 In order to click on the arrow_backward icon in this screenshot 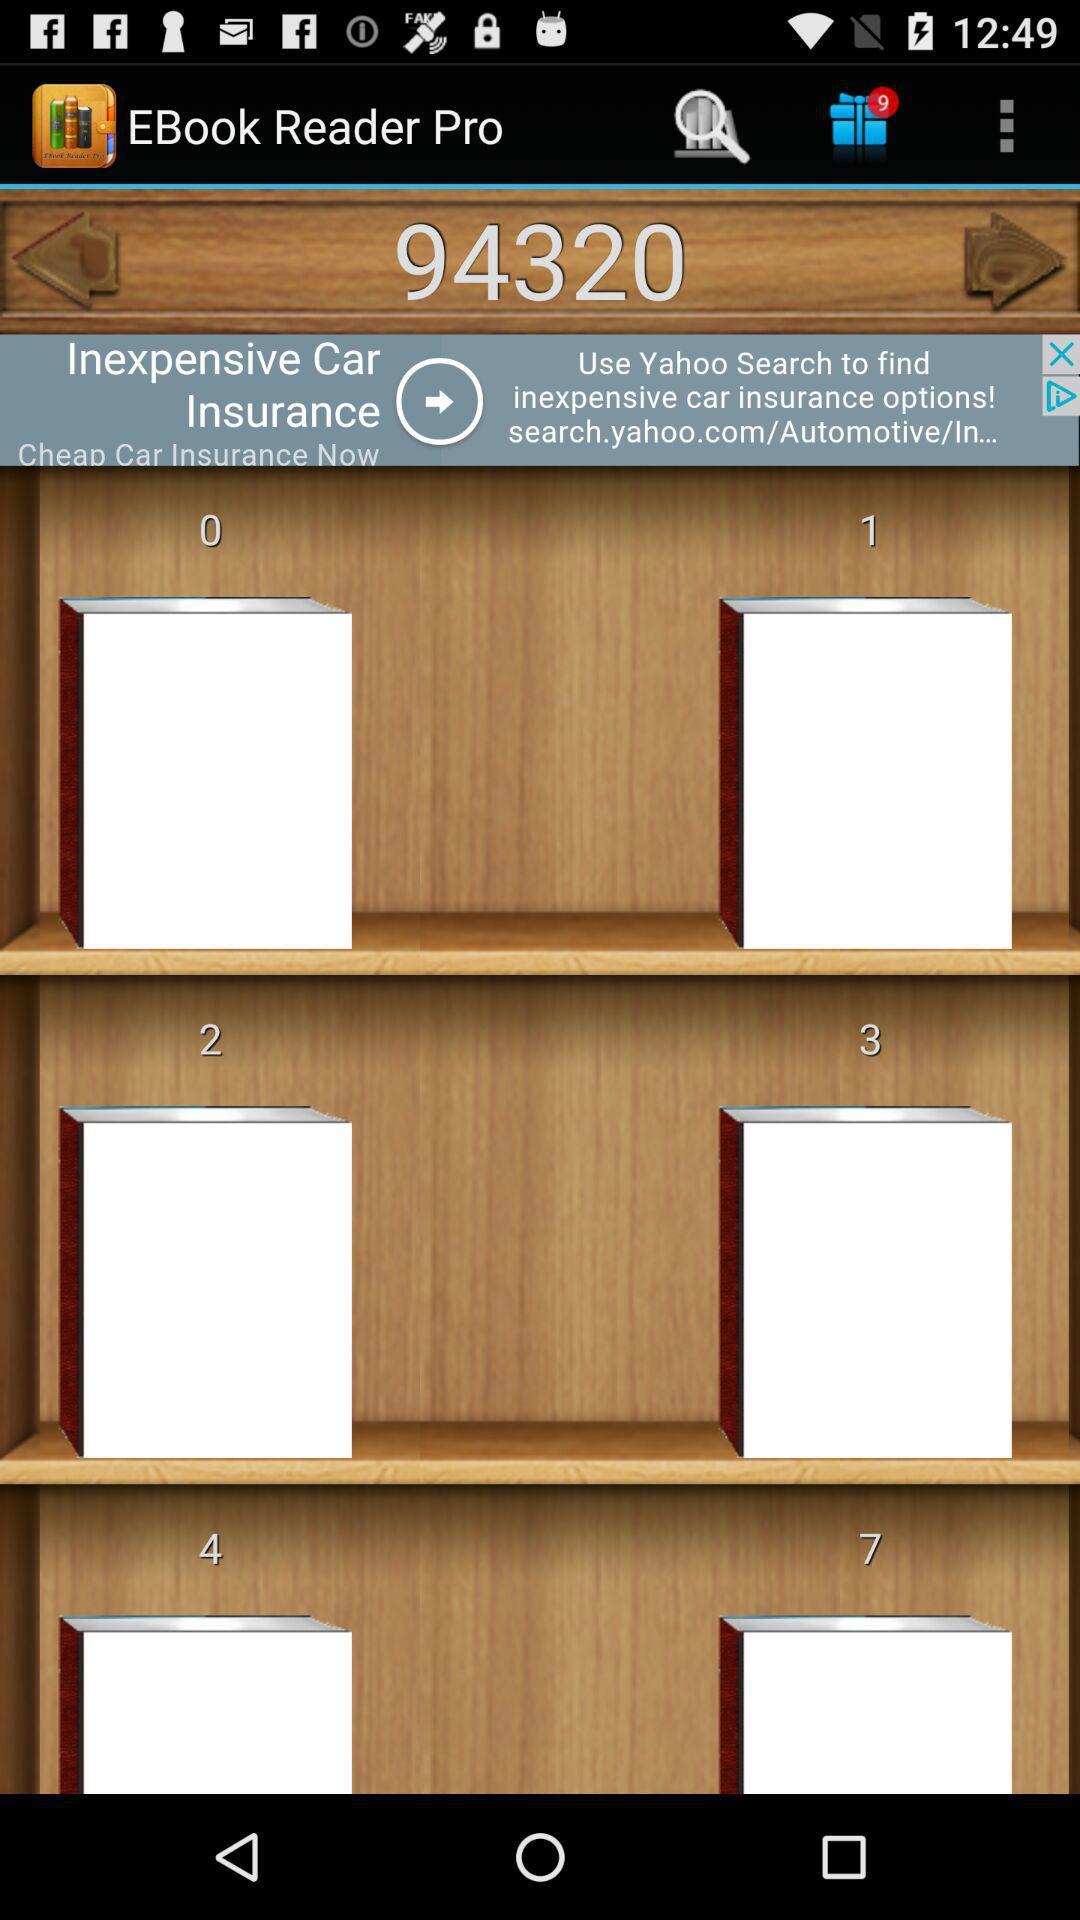, I will do `click(61, 279)`.